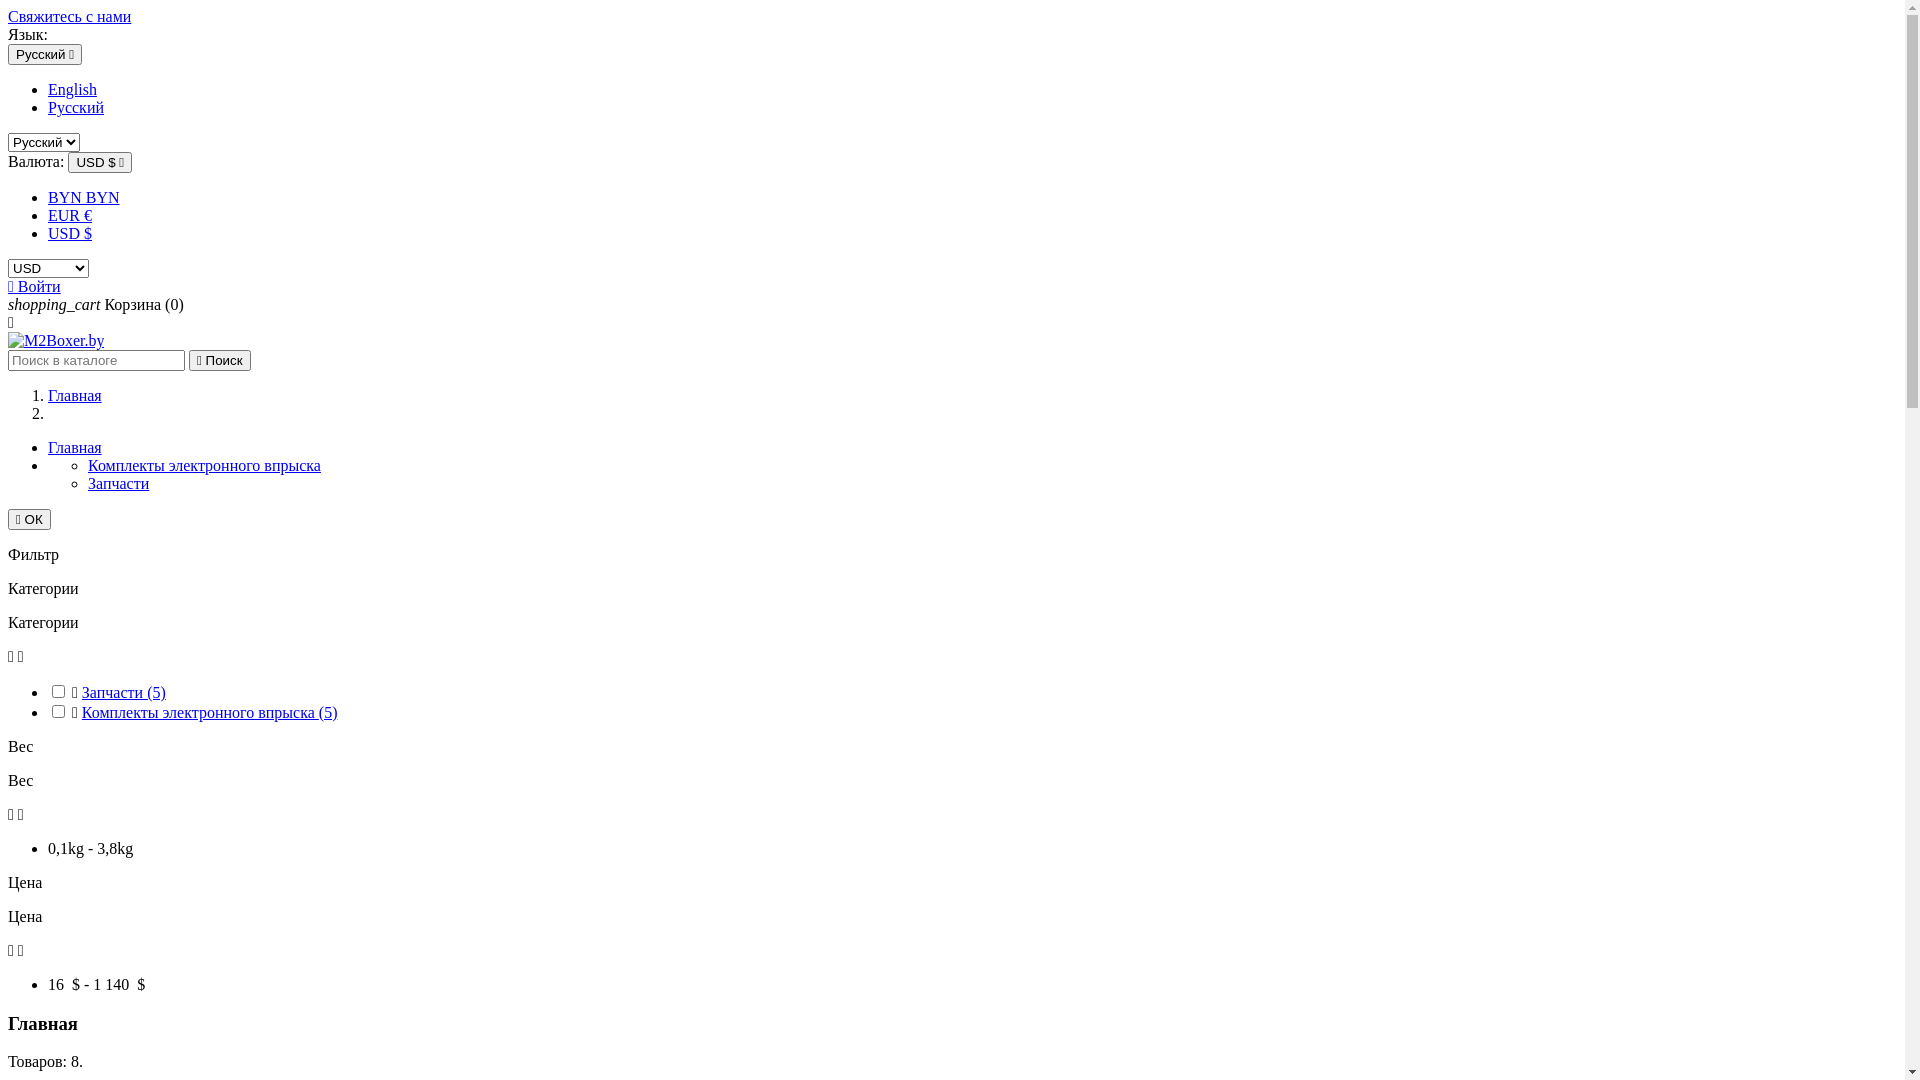 The width and height of the screenshot is (1920, 1080). Describe the element at coordinates (72, 88) in the screenshot. I see `'English'` at that location.